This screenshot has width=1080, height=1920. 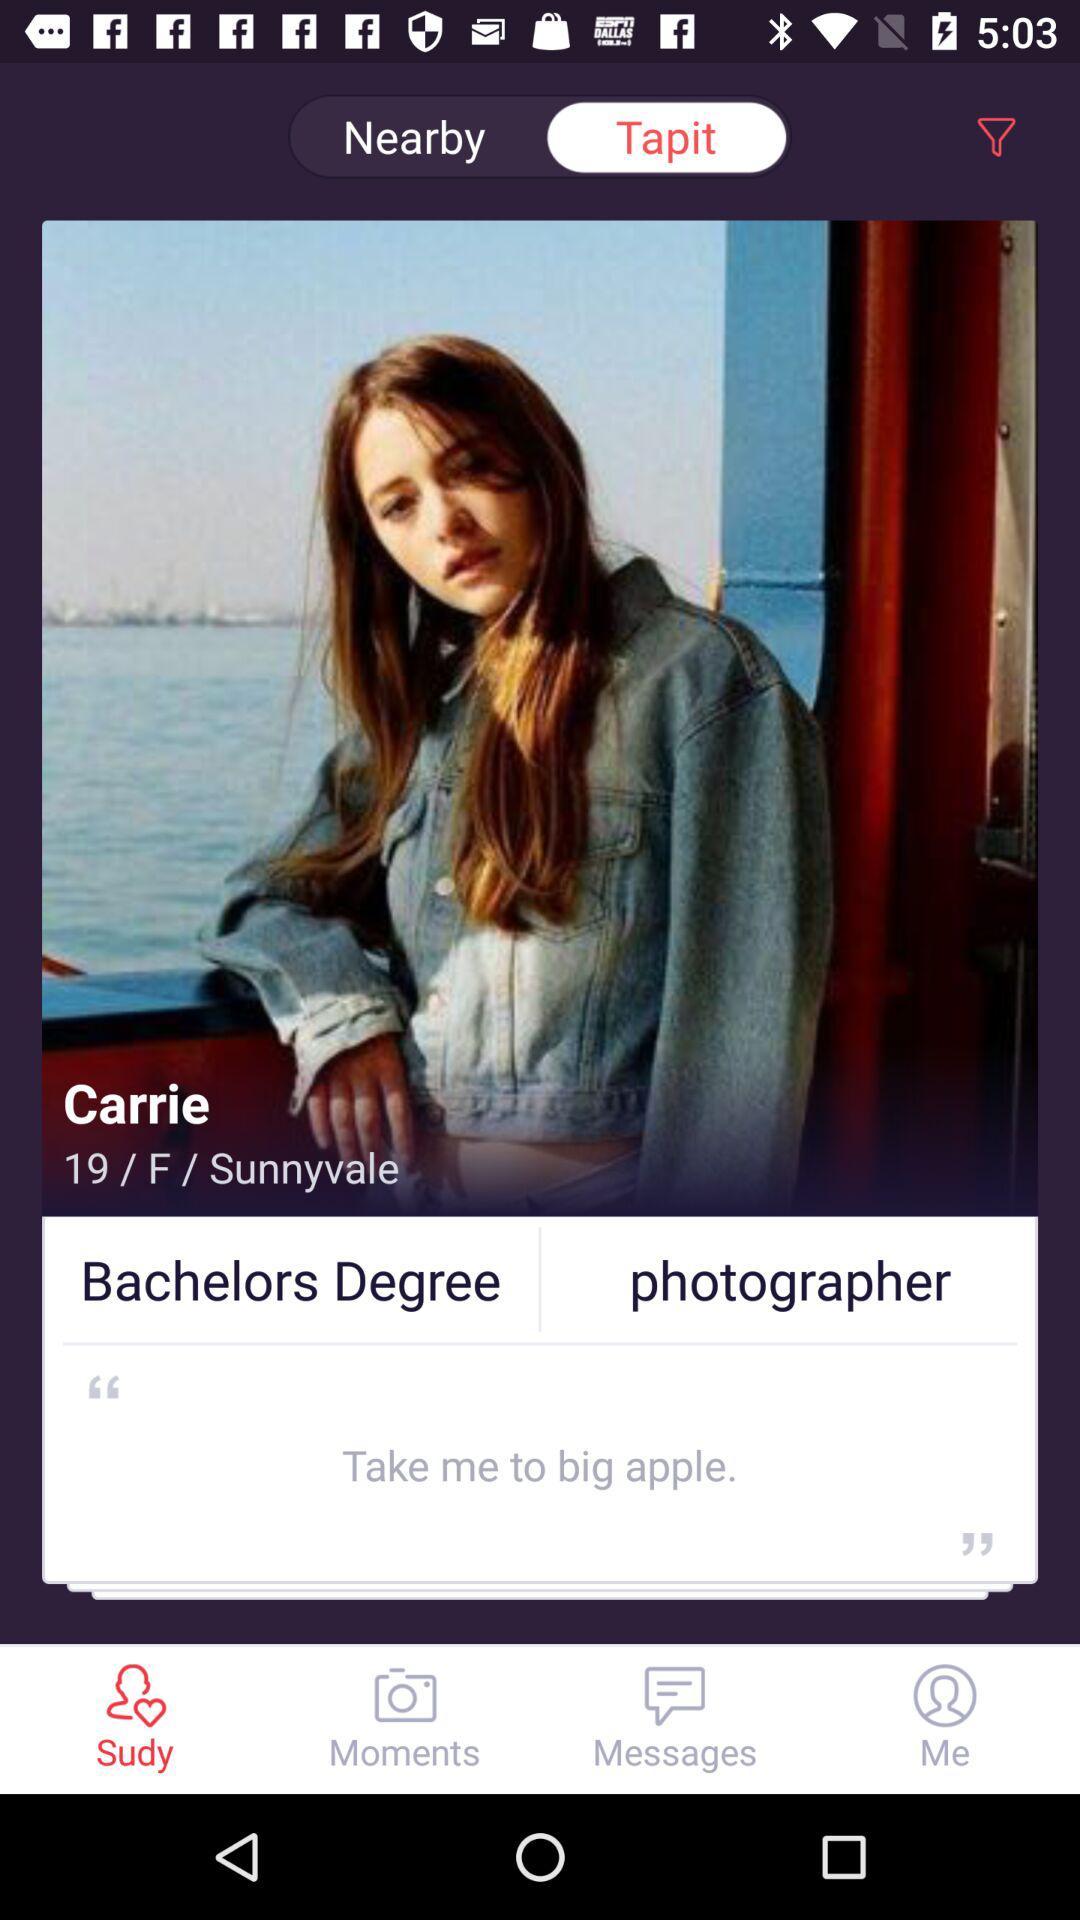 I want to click on symbol below bachelor degree, so click(x=104, y=1385).